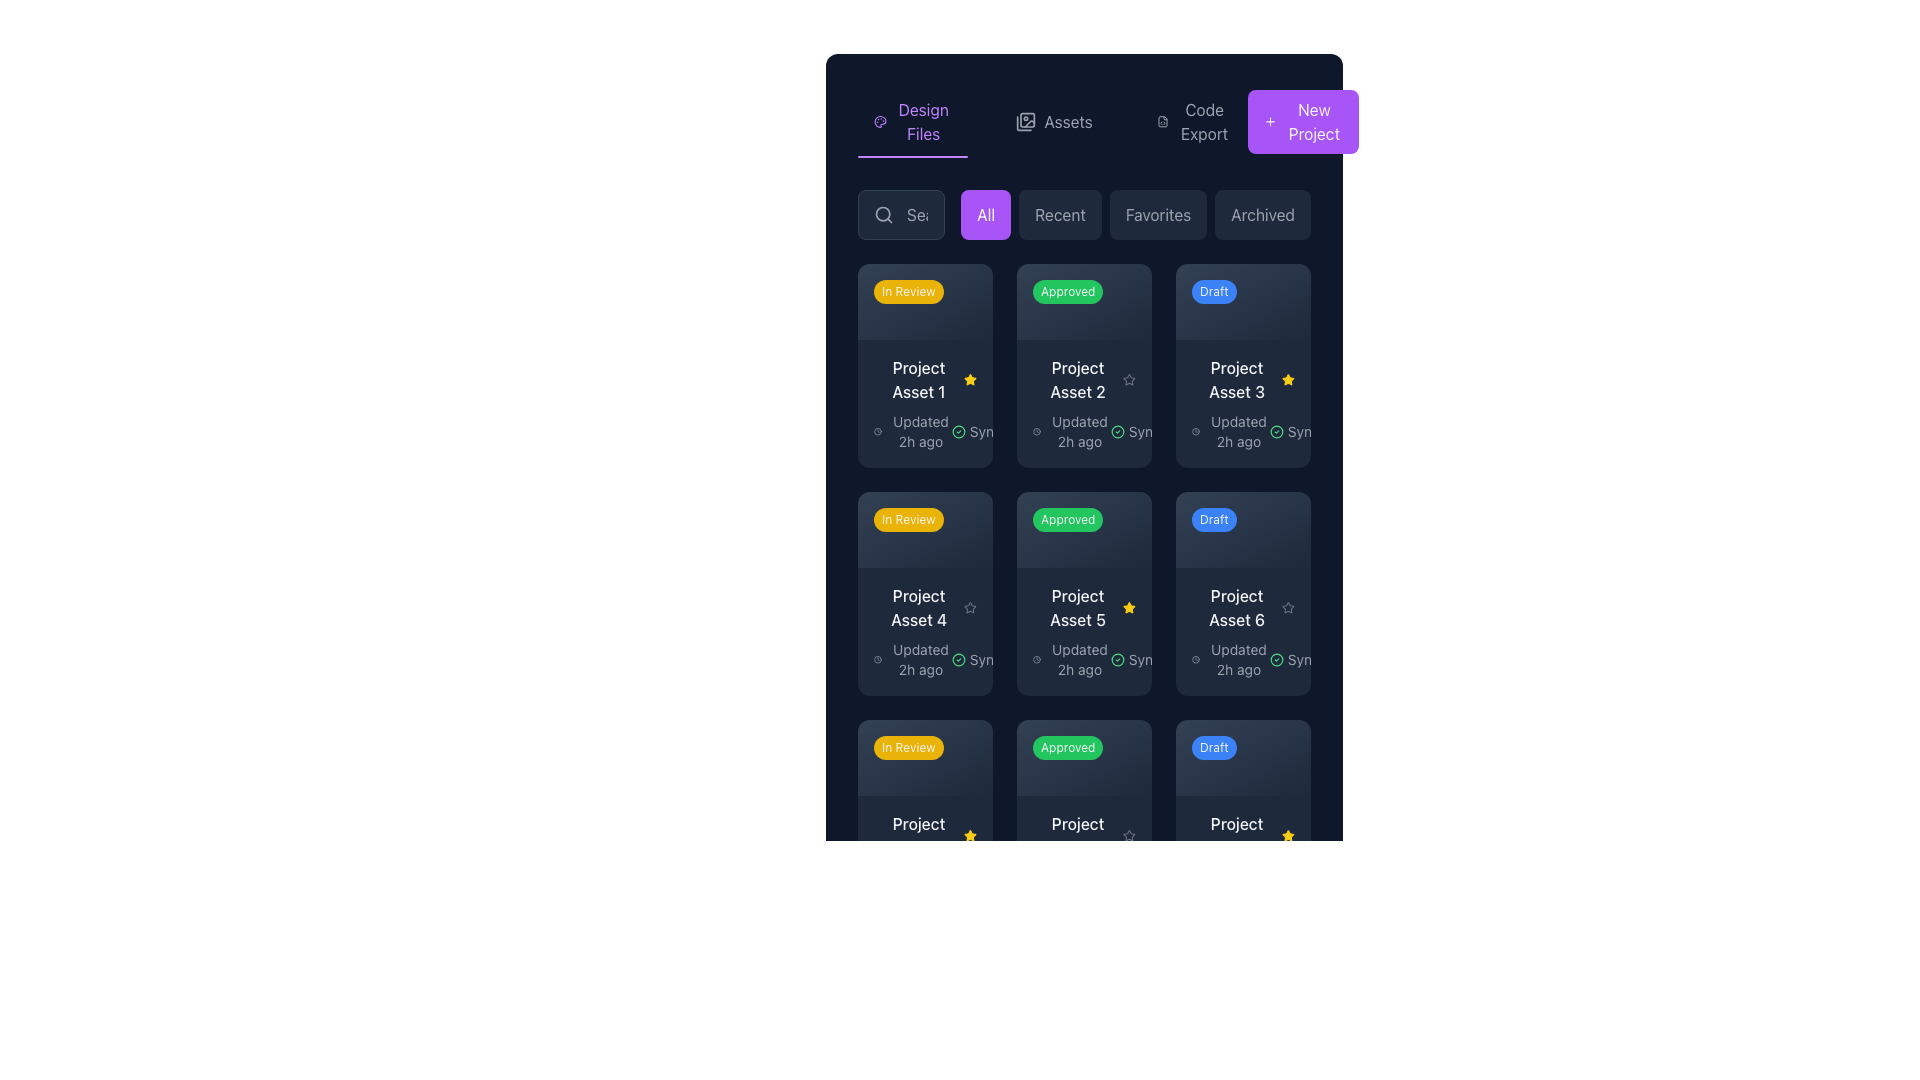 This screenshot has width=1920, height=1080. What do you see at coordinates (1067, 747) in the screenshot?
I see `text inside the small, rounded rectangle label with a green background and white text reading 'Approved', located in the top left corner of the card in the second column of the third row of the grid` at bounding box center [1067, 747].